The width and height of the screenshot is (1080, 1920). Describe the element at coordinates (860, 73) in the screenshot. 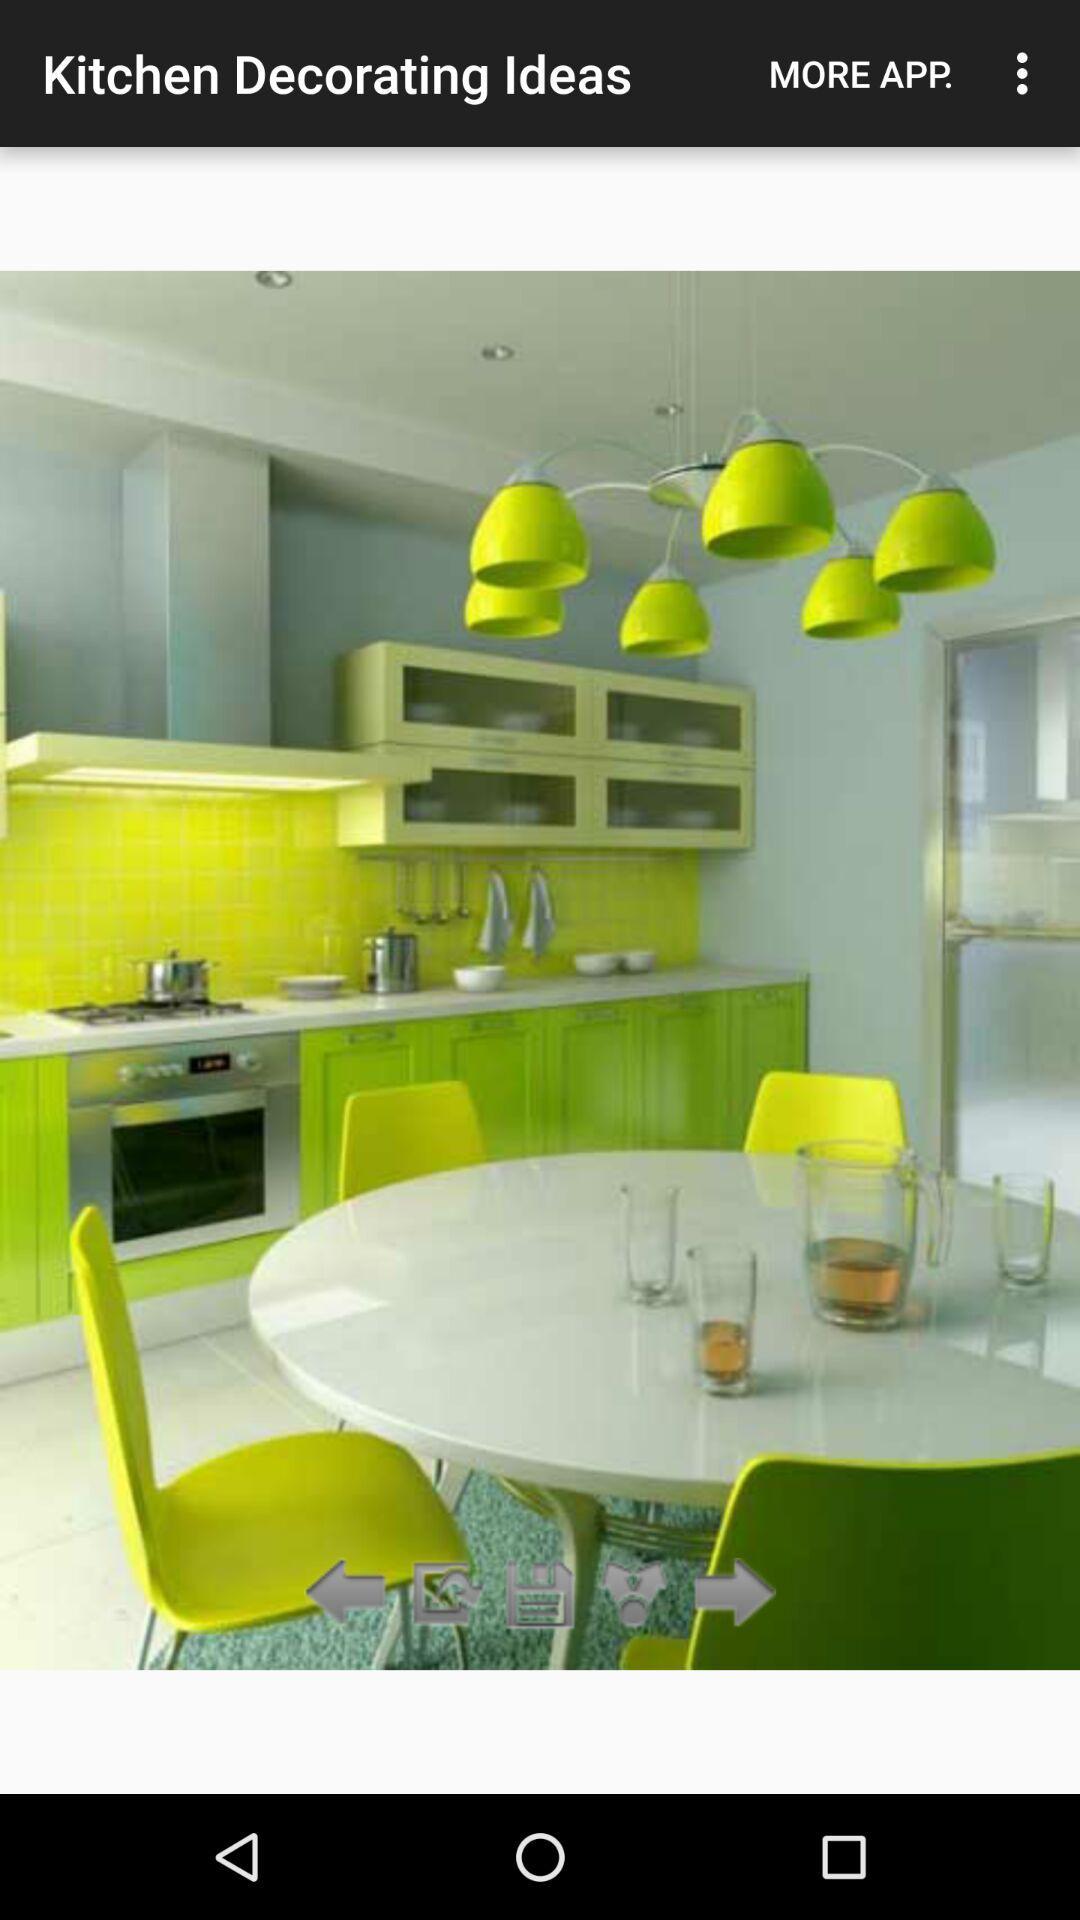

I see `more app. item` at that location.